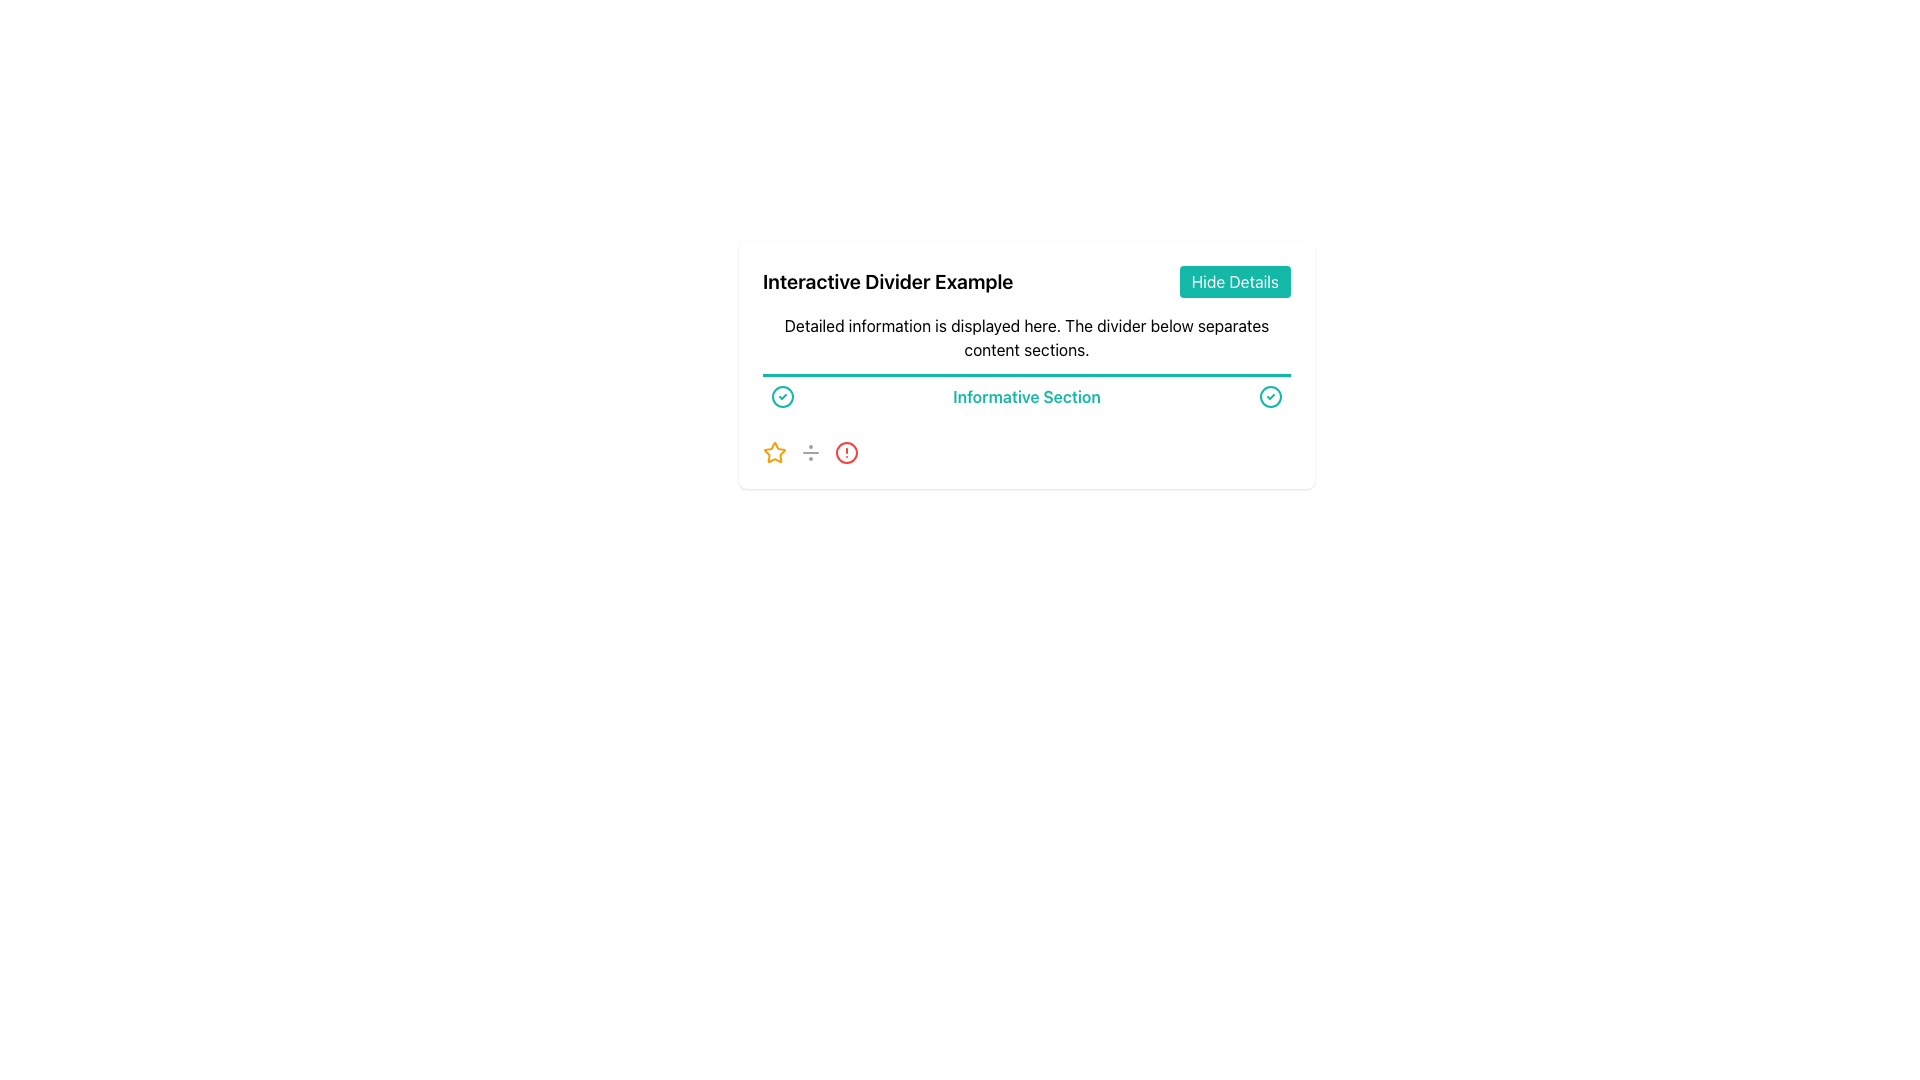  What do you see at coordinates (1270, 397) in the screenshot?
I see `the circular teal icon with a check mark in the center, located to the right of the 'Informative Section' label` at bounding box center [1270, 397].